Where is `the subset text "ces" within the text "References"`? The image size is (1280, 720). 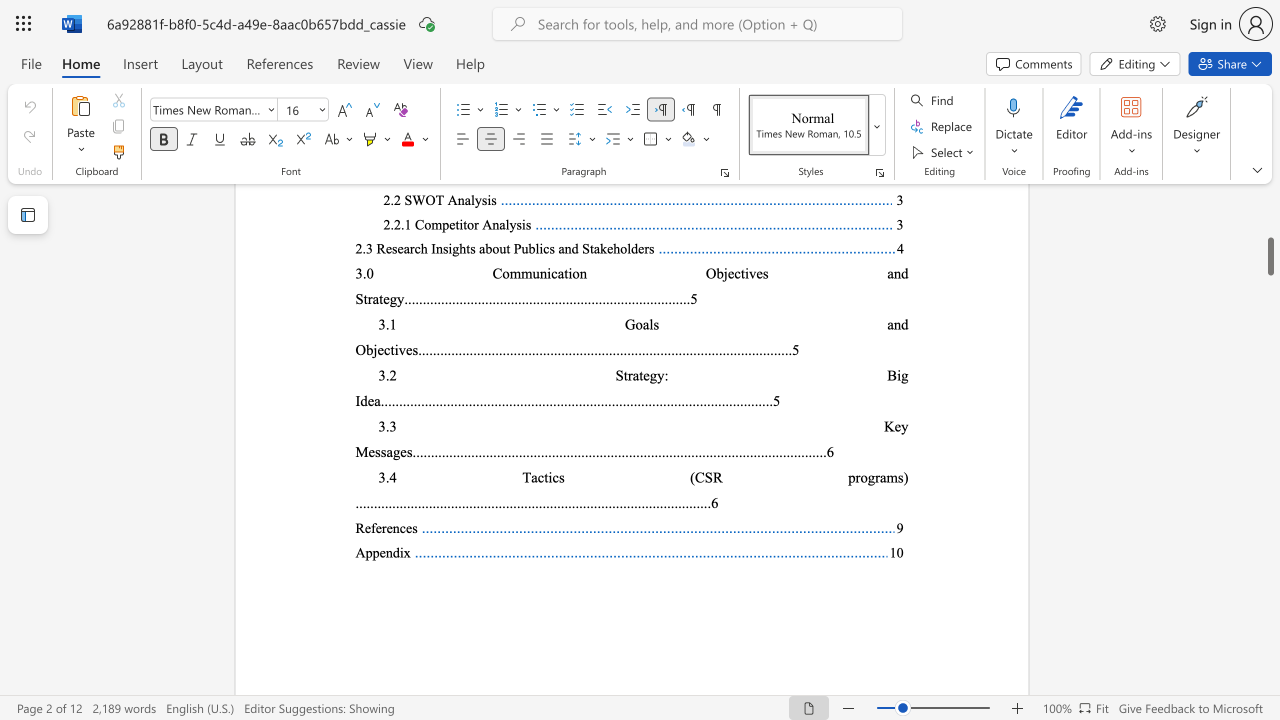
the subset text "ces" within the text "References" is located at coordinates (399, 527).